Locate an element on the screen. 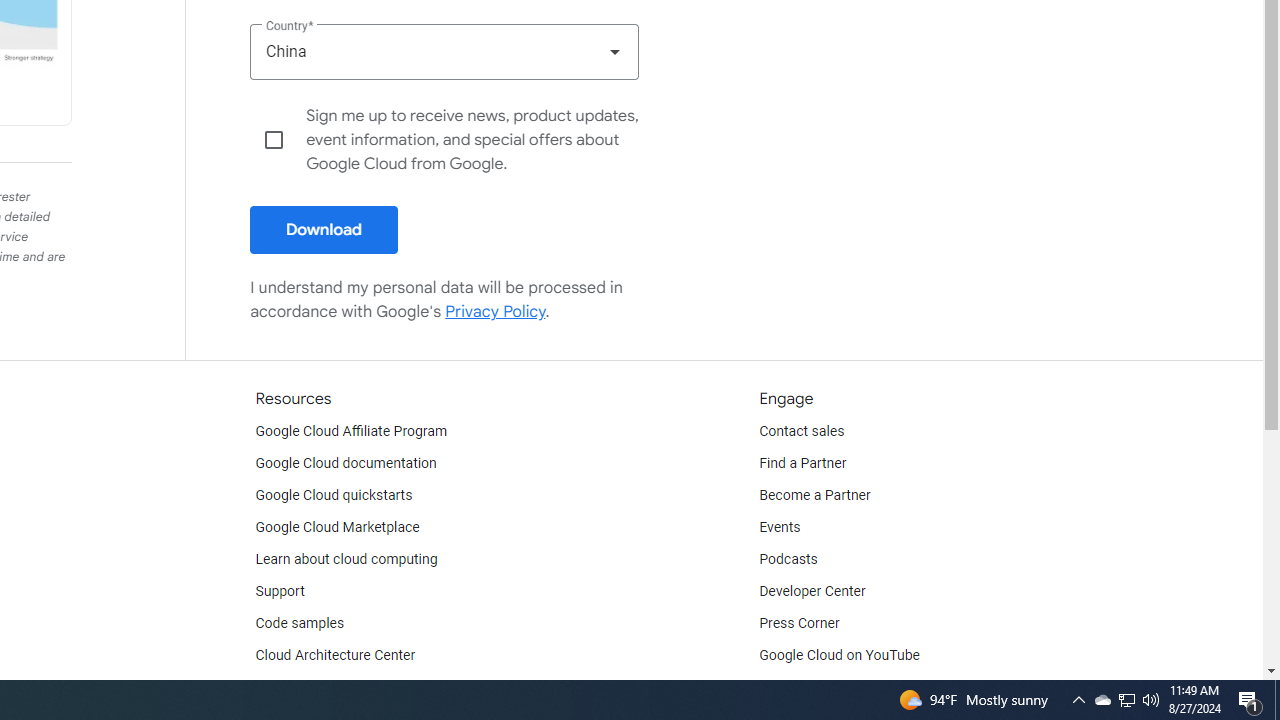 The height and width of the screenshot is (720, 1280). 'Google Cloud quickstarts' is located at coordinates (334, 495).